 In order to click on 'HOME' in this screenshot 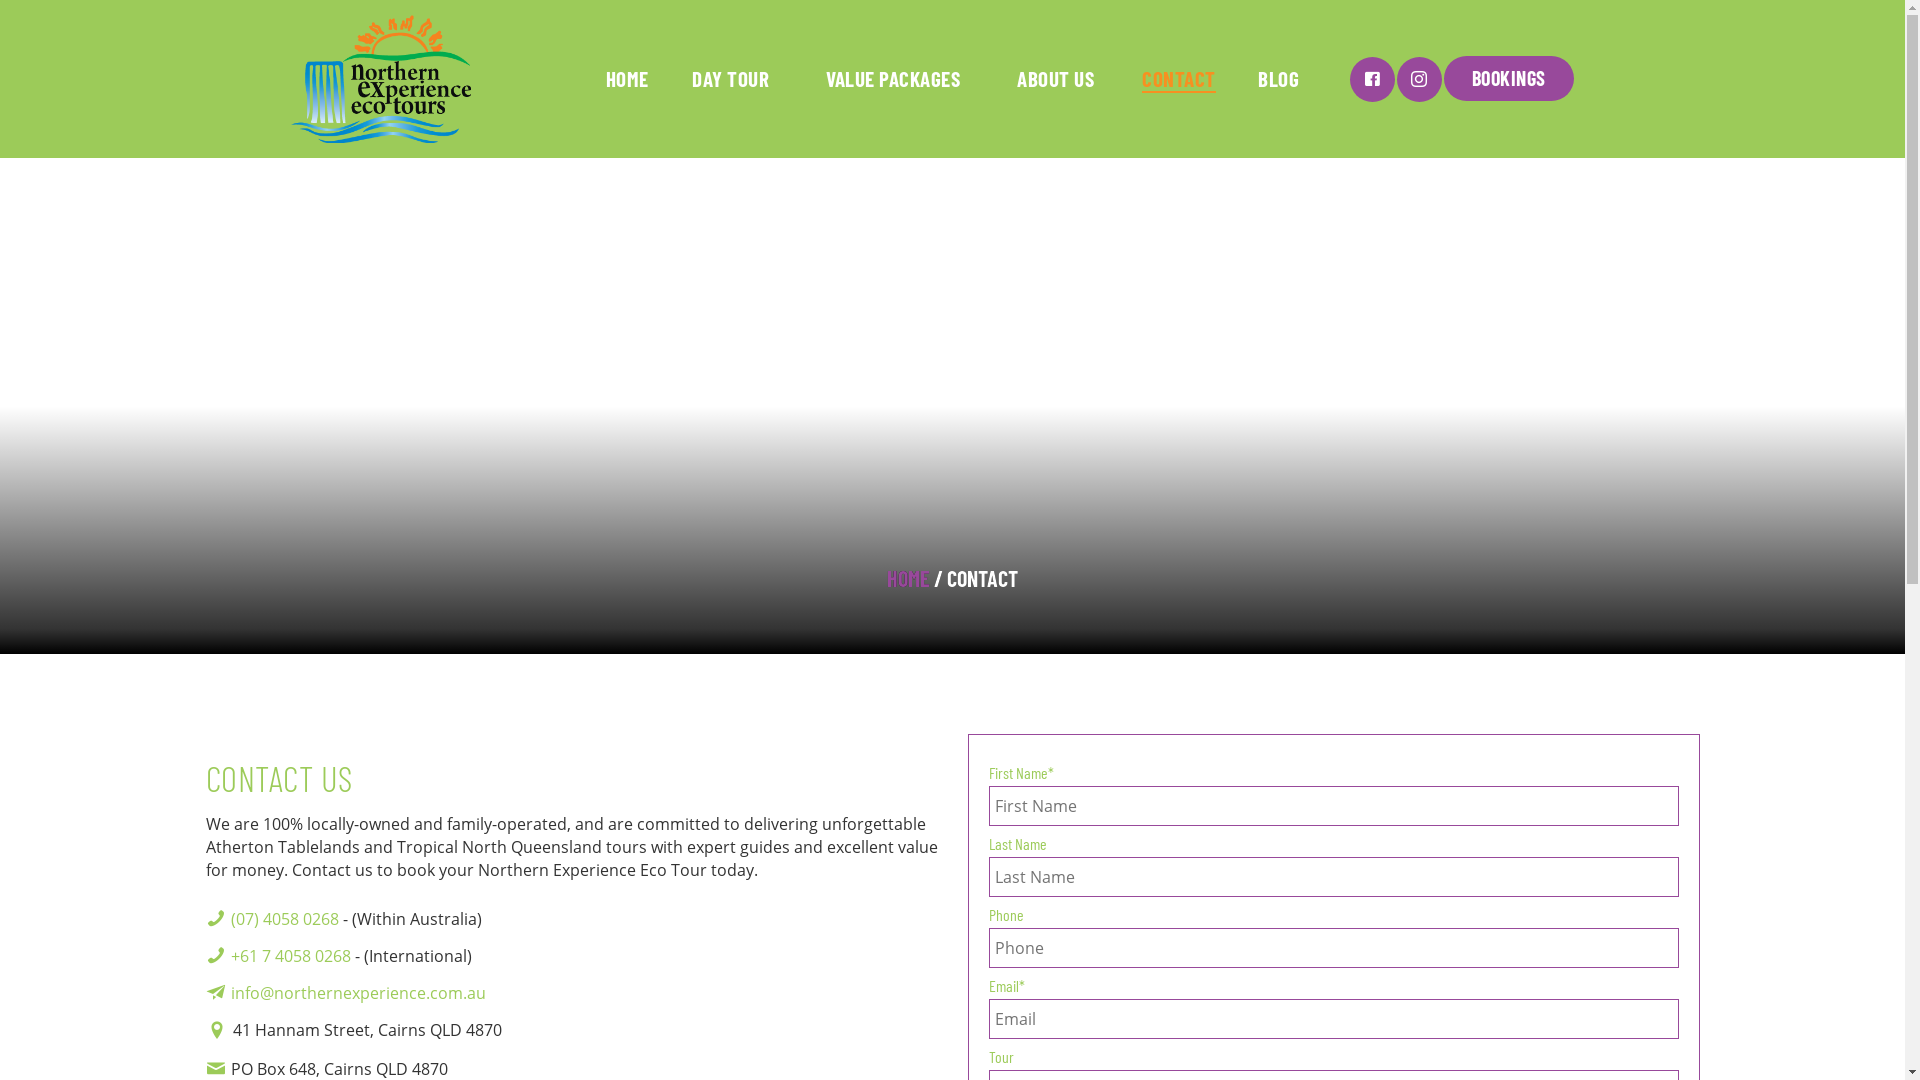, I will do `click(907, 578)`.